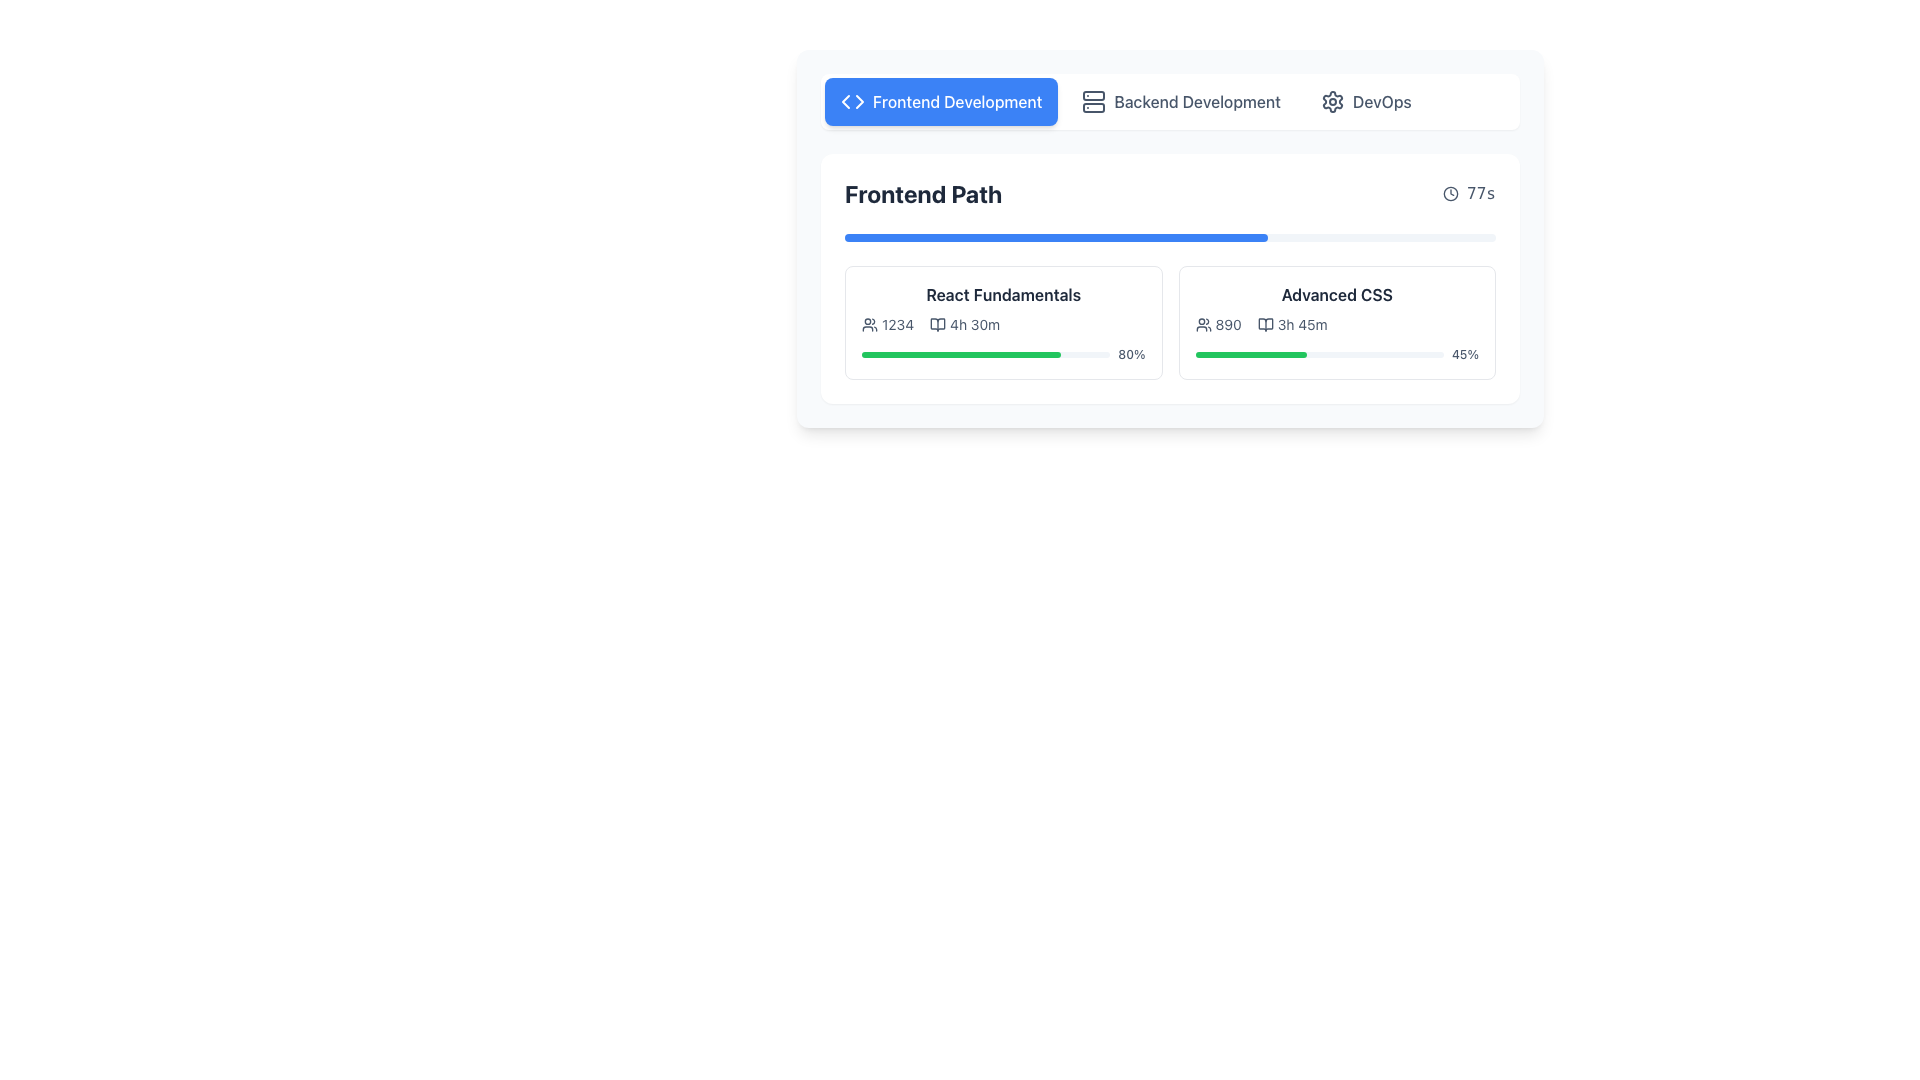  Describe the element at coordinates (965, 323) in the screenshot. I see `duration information from the label with a decorative icon indicating the estimated time required to complete the 'React Fundamentals' course module, which is the second element from the left in the horizontal row of the card-like structure` at that location.